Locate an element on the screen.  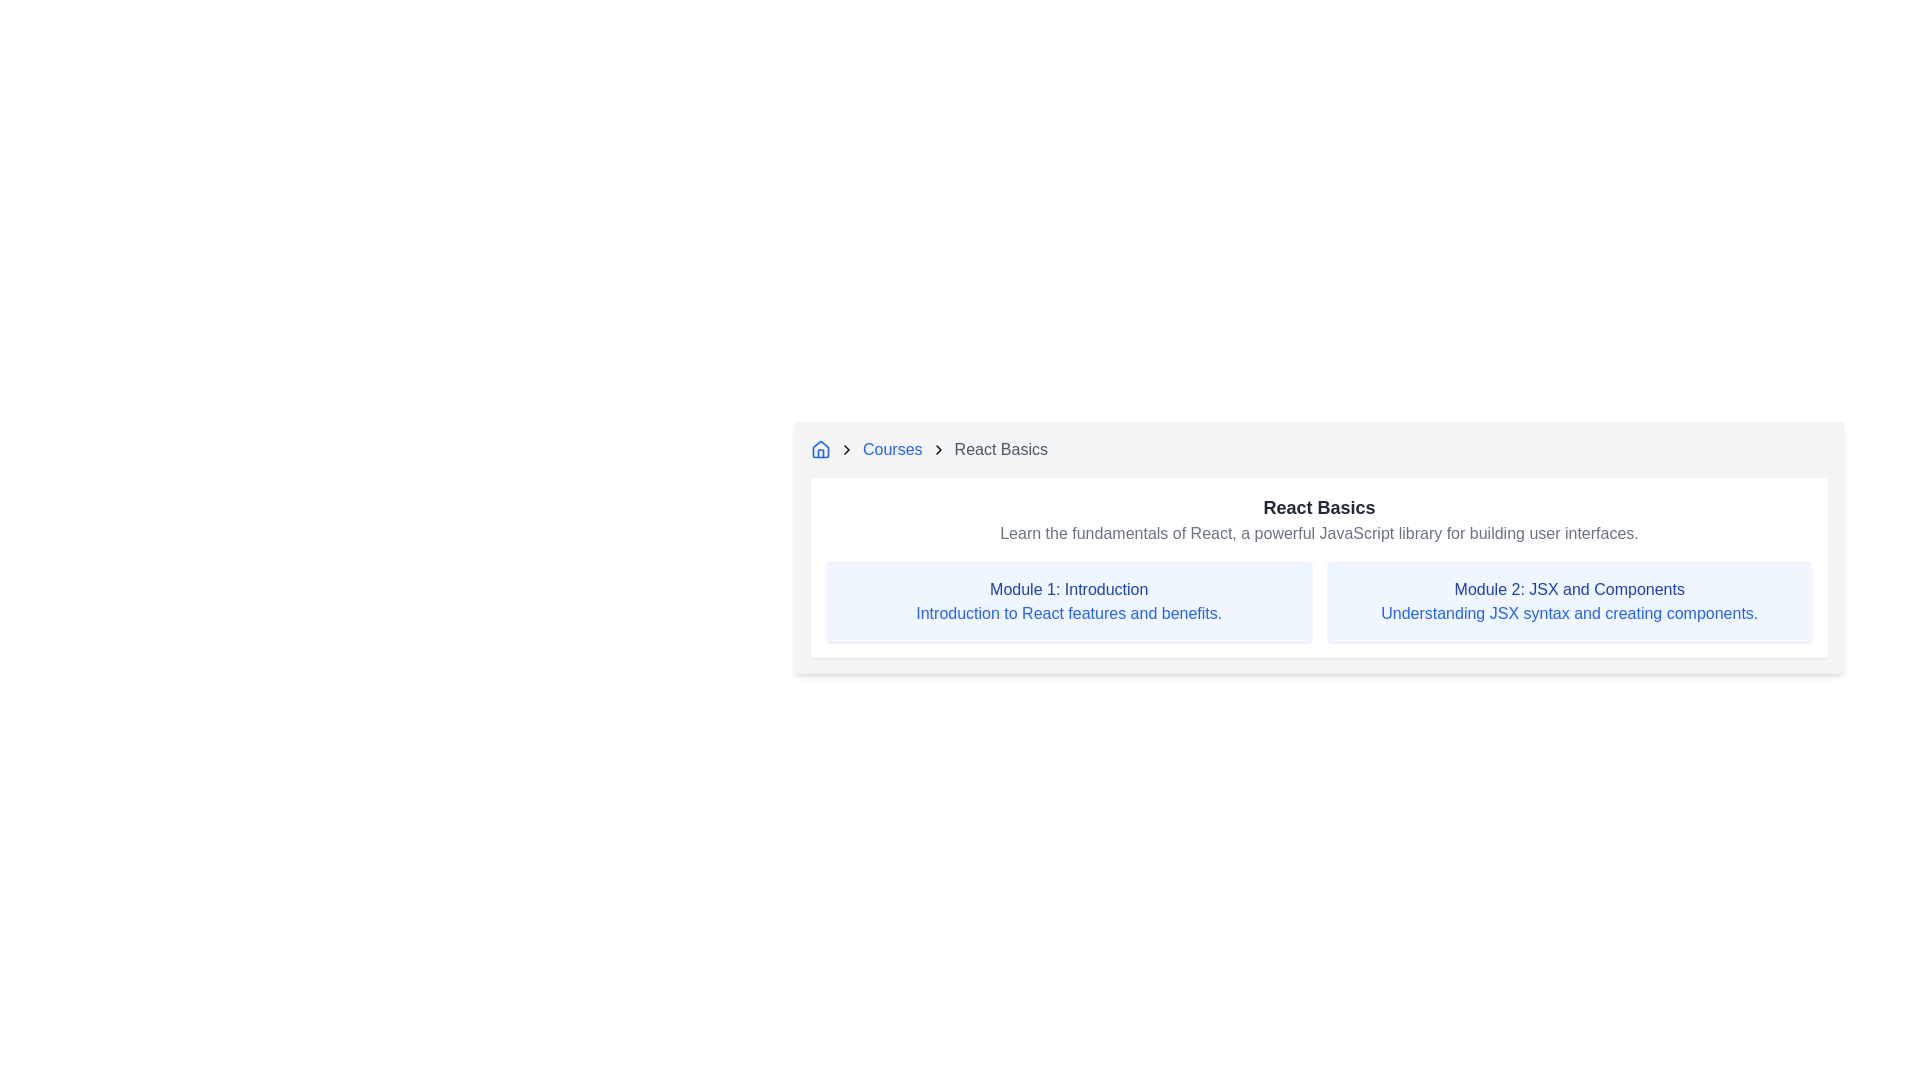
the static text component that describes the contents of Module 2 in the course, positioned below the heading 'Module 2: JSX and Components' is located at coordinates (1568, 612).